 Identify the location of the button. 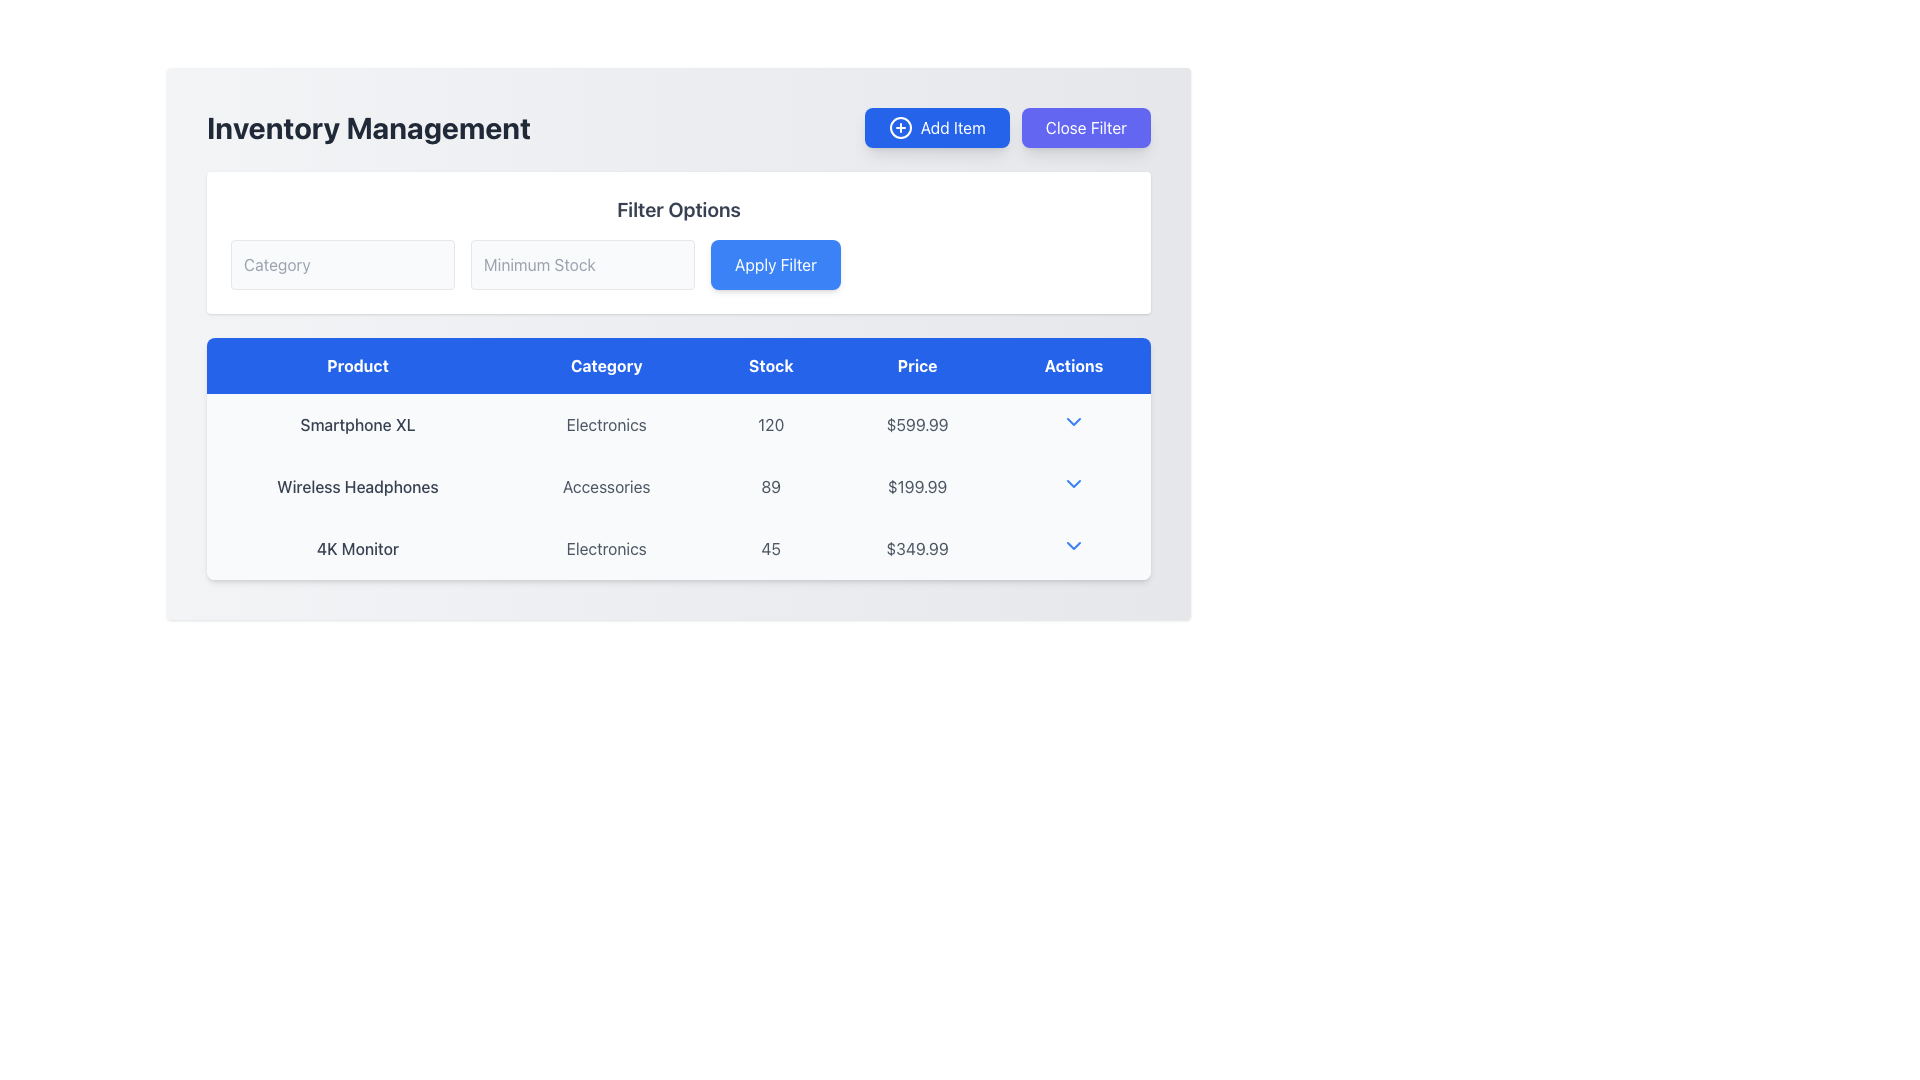
(1073, 546).